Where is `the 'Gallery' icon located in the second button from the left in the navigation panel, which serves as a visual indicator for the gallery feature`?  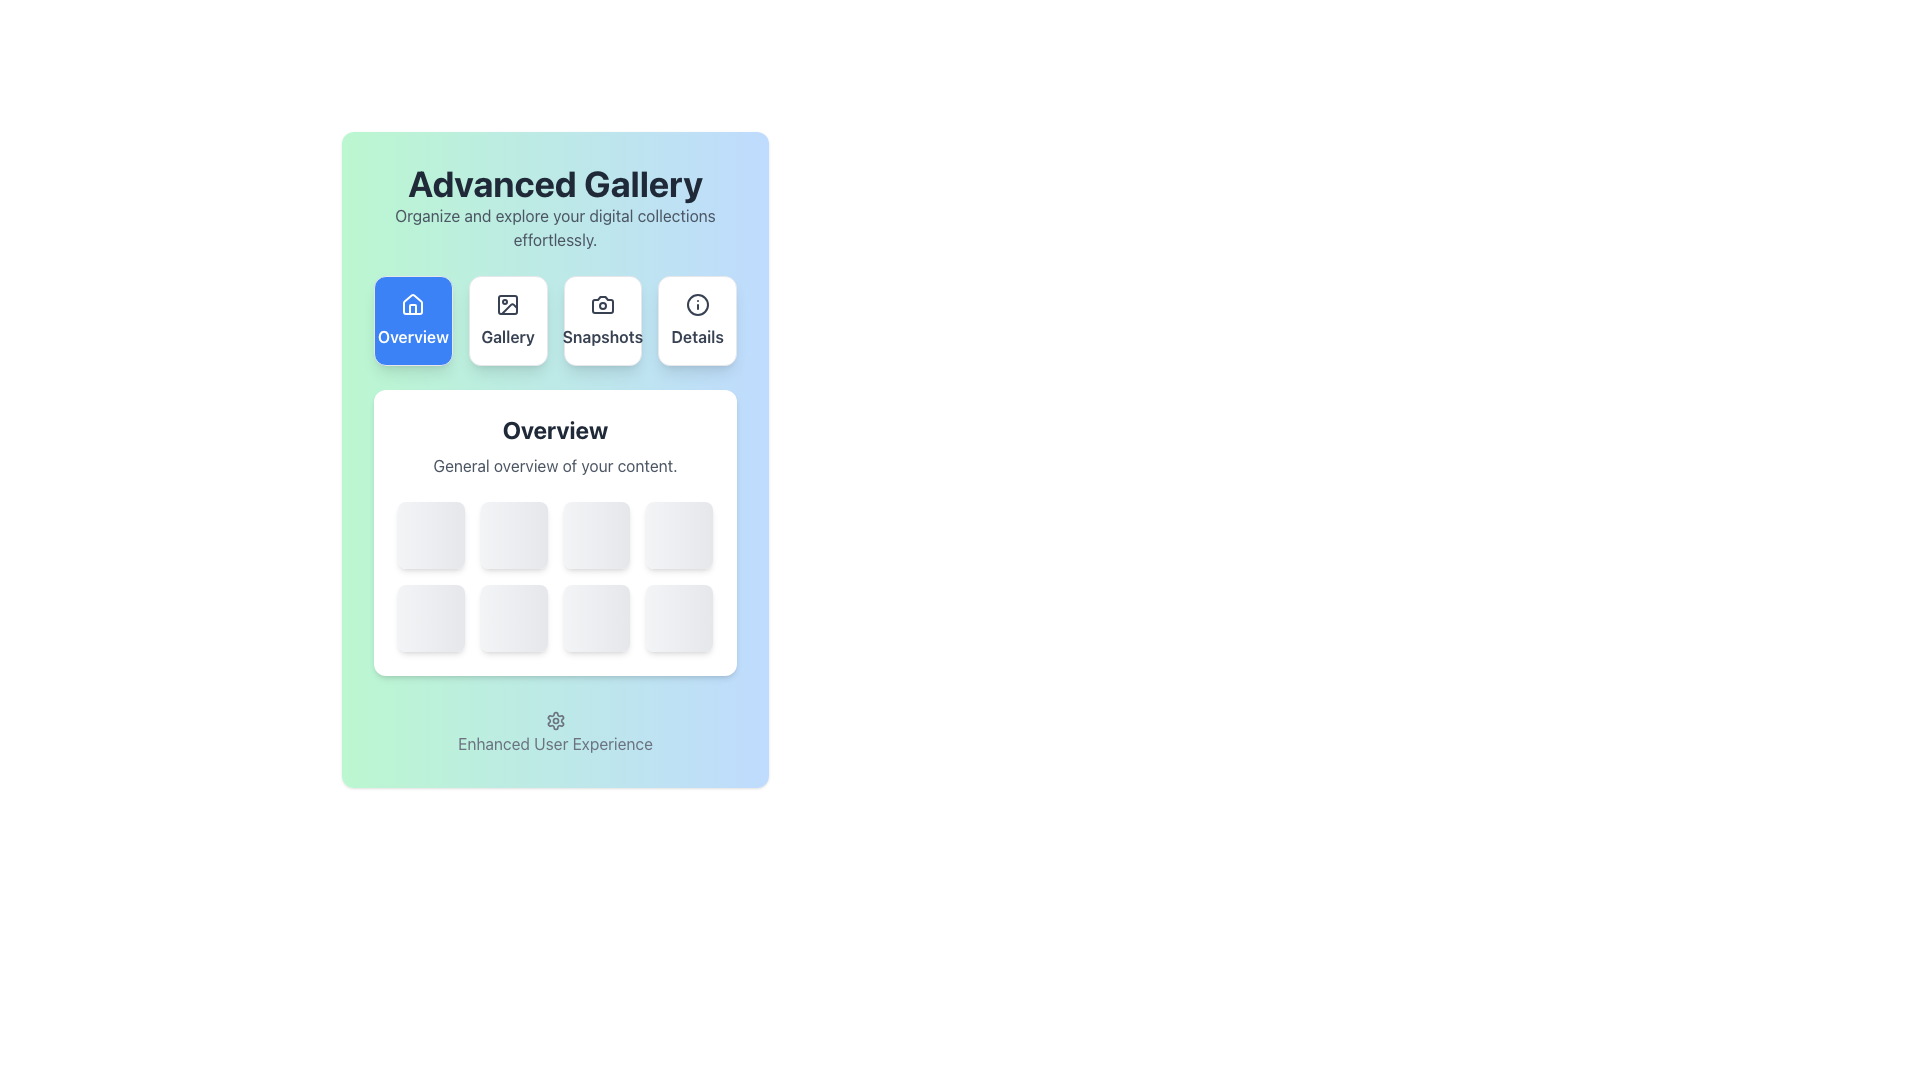 the 'Gallery' icon located in the second button from the left in the navigation panel, which serves as a visual indicator for the gallery feature is located at coordinates (508, 304).